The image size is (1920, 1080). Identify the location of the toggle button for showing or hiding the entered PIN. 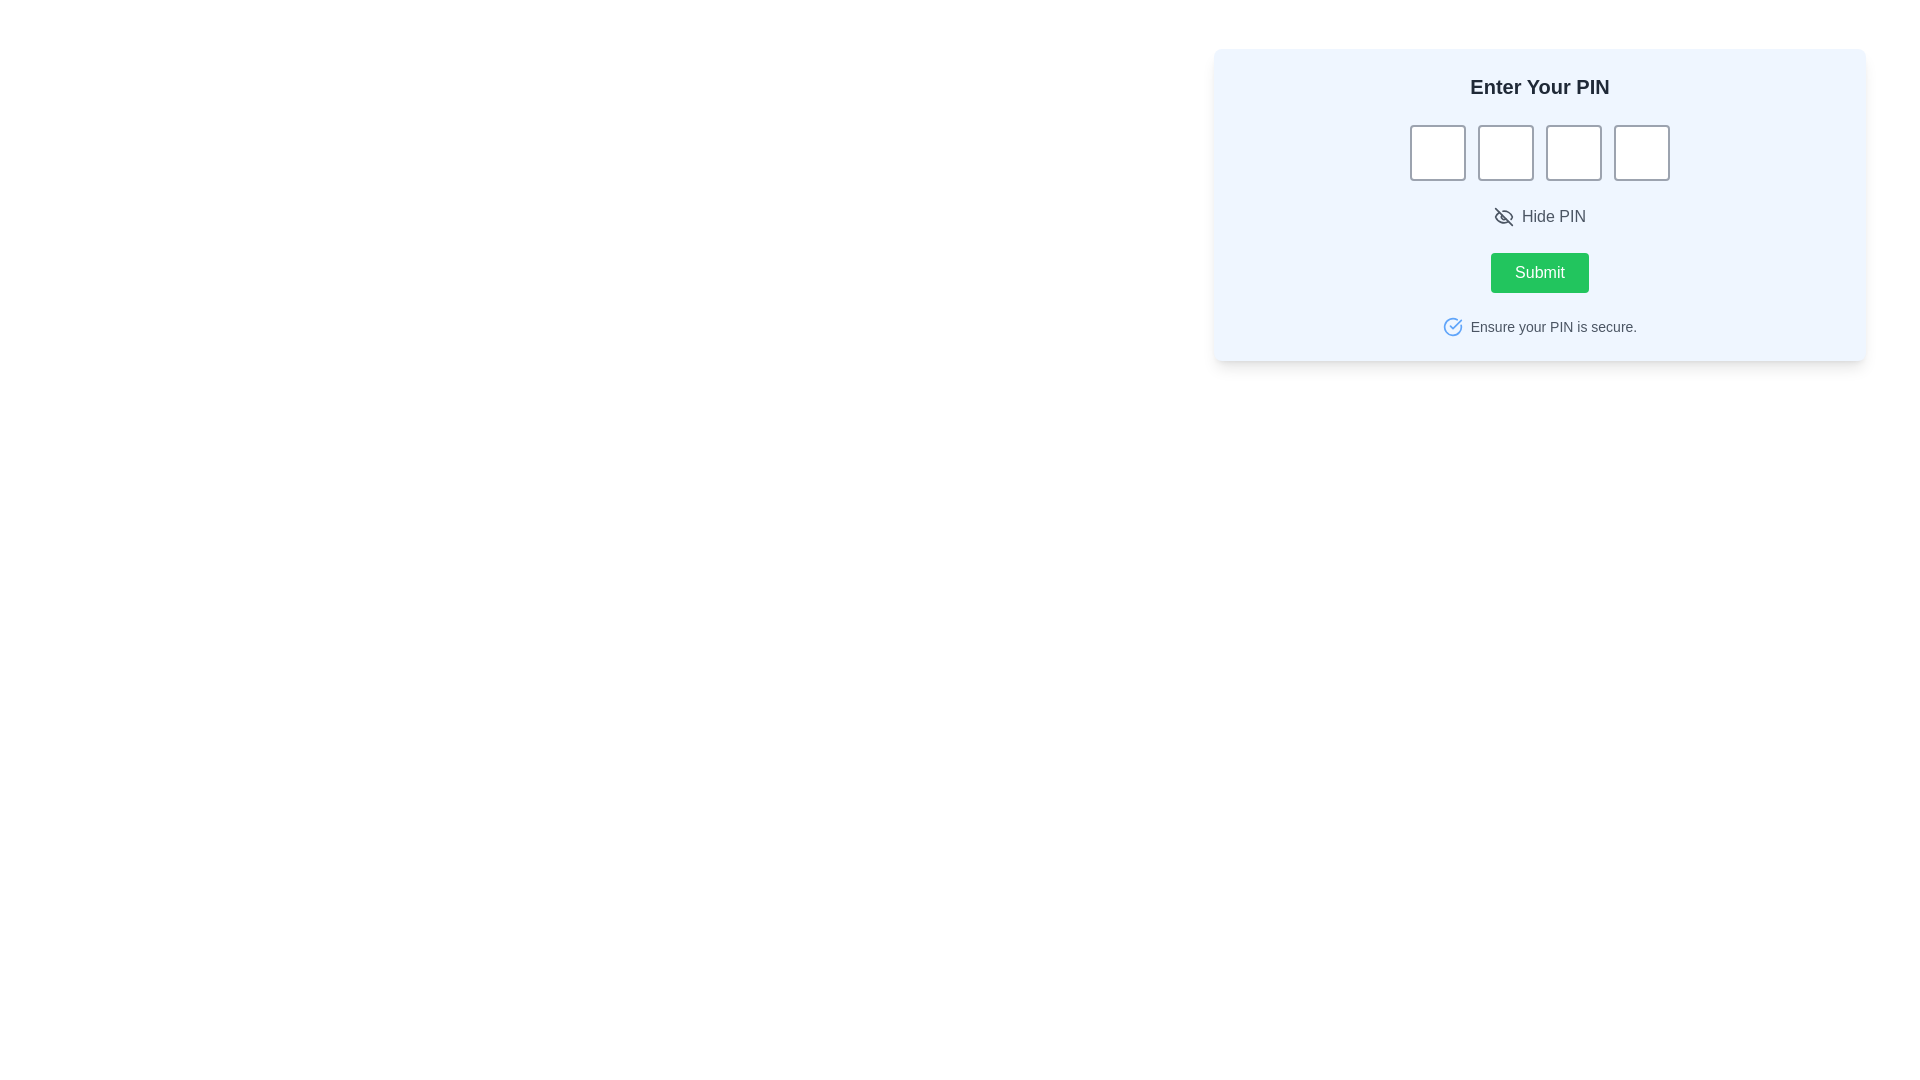
(1539, 216).